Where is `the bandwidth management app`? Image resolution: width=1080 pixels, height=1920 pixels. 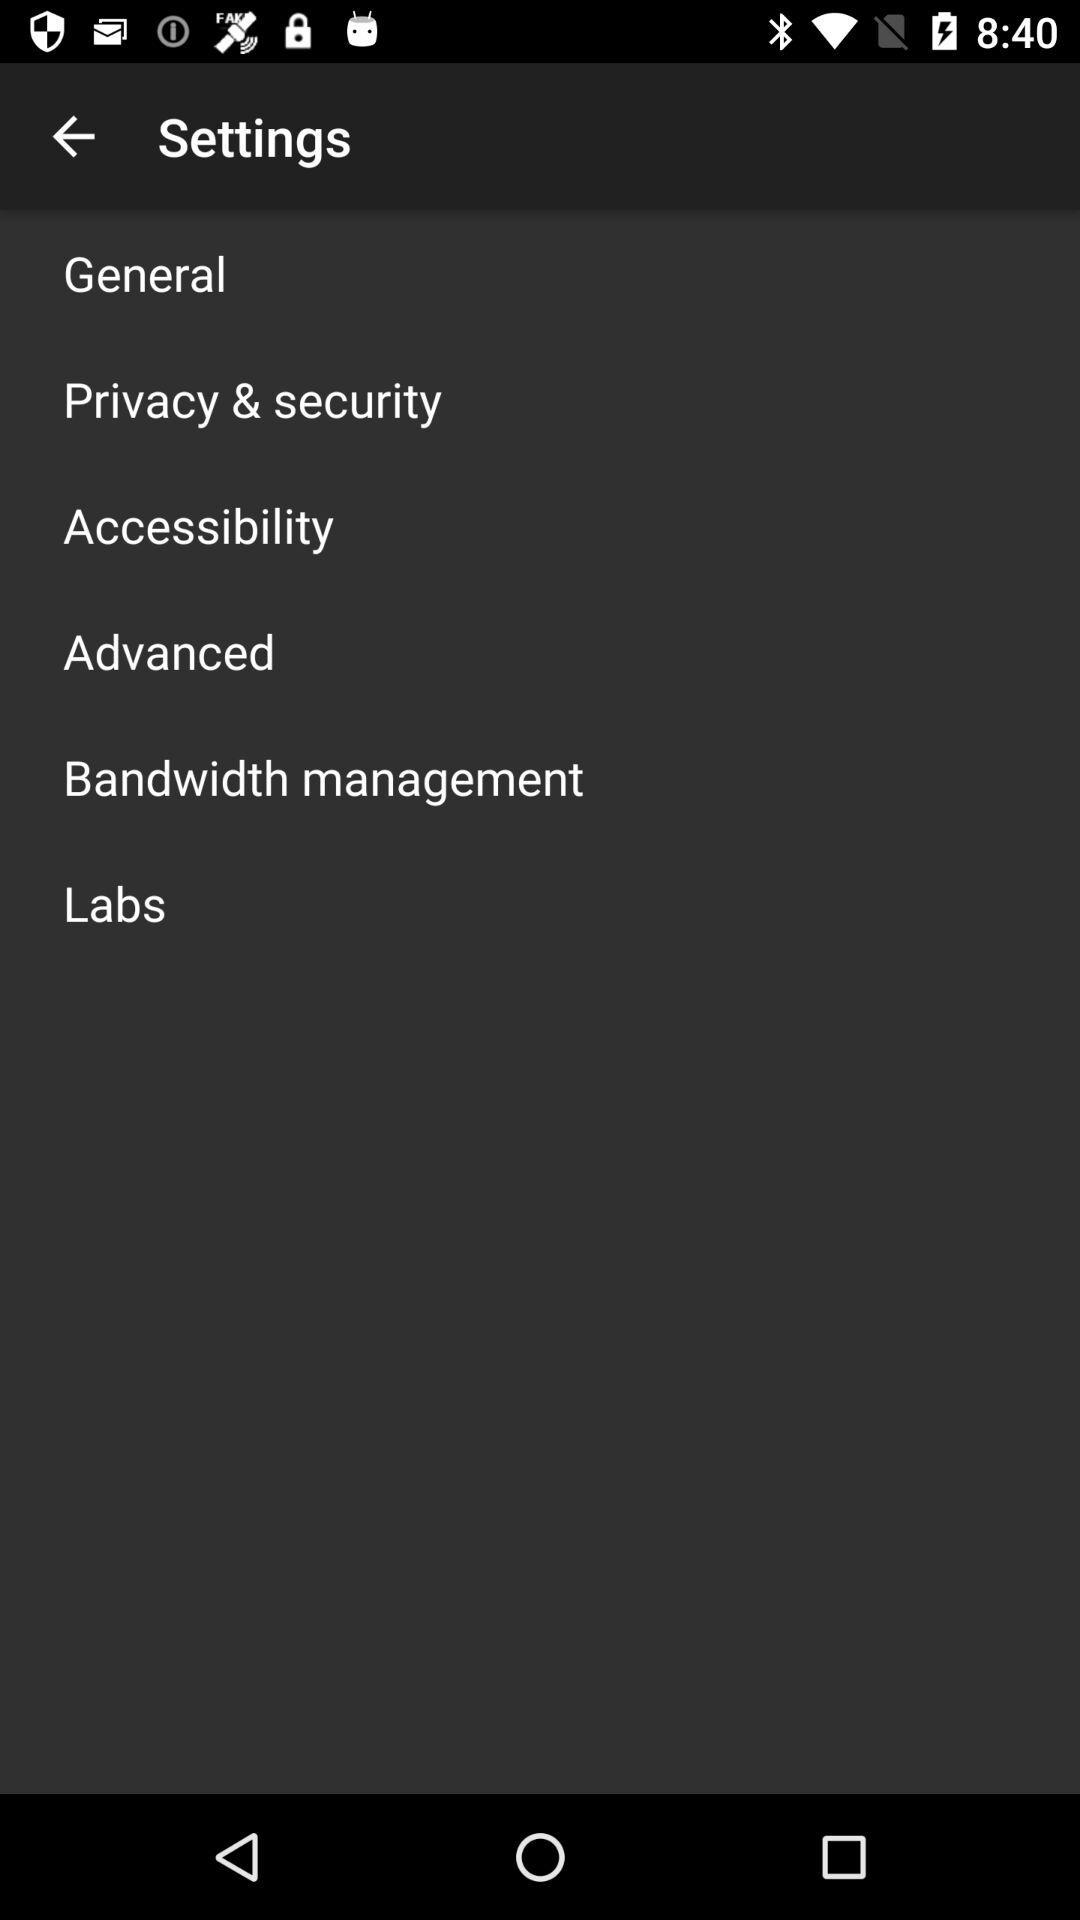
the bandwidth management app is located at coordinates (322, 776).